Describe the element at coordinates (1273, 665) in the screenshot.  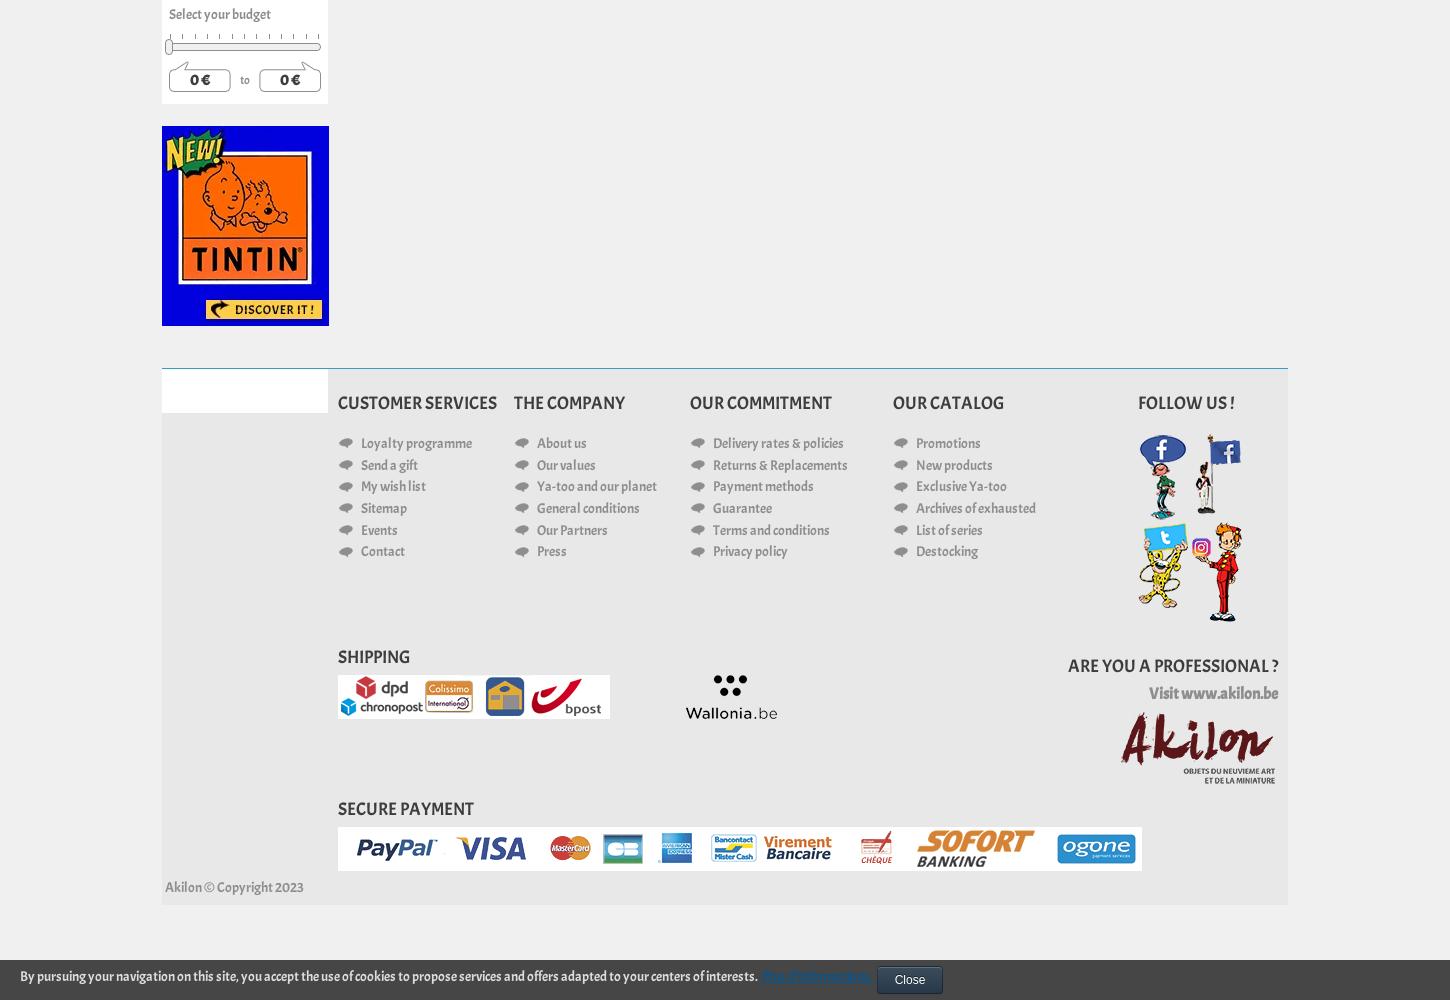
I see `'?'` at that location.